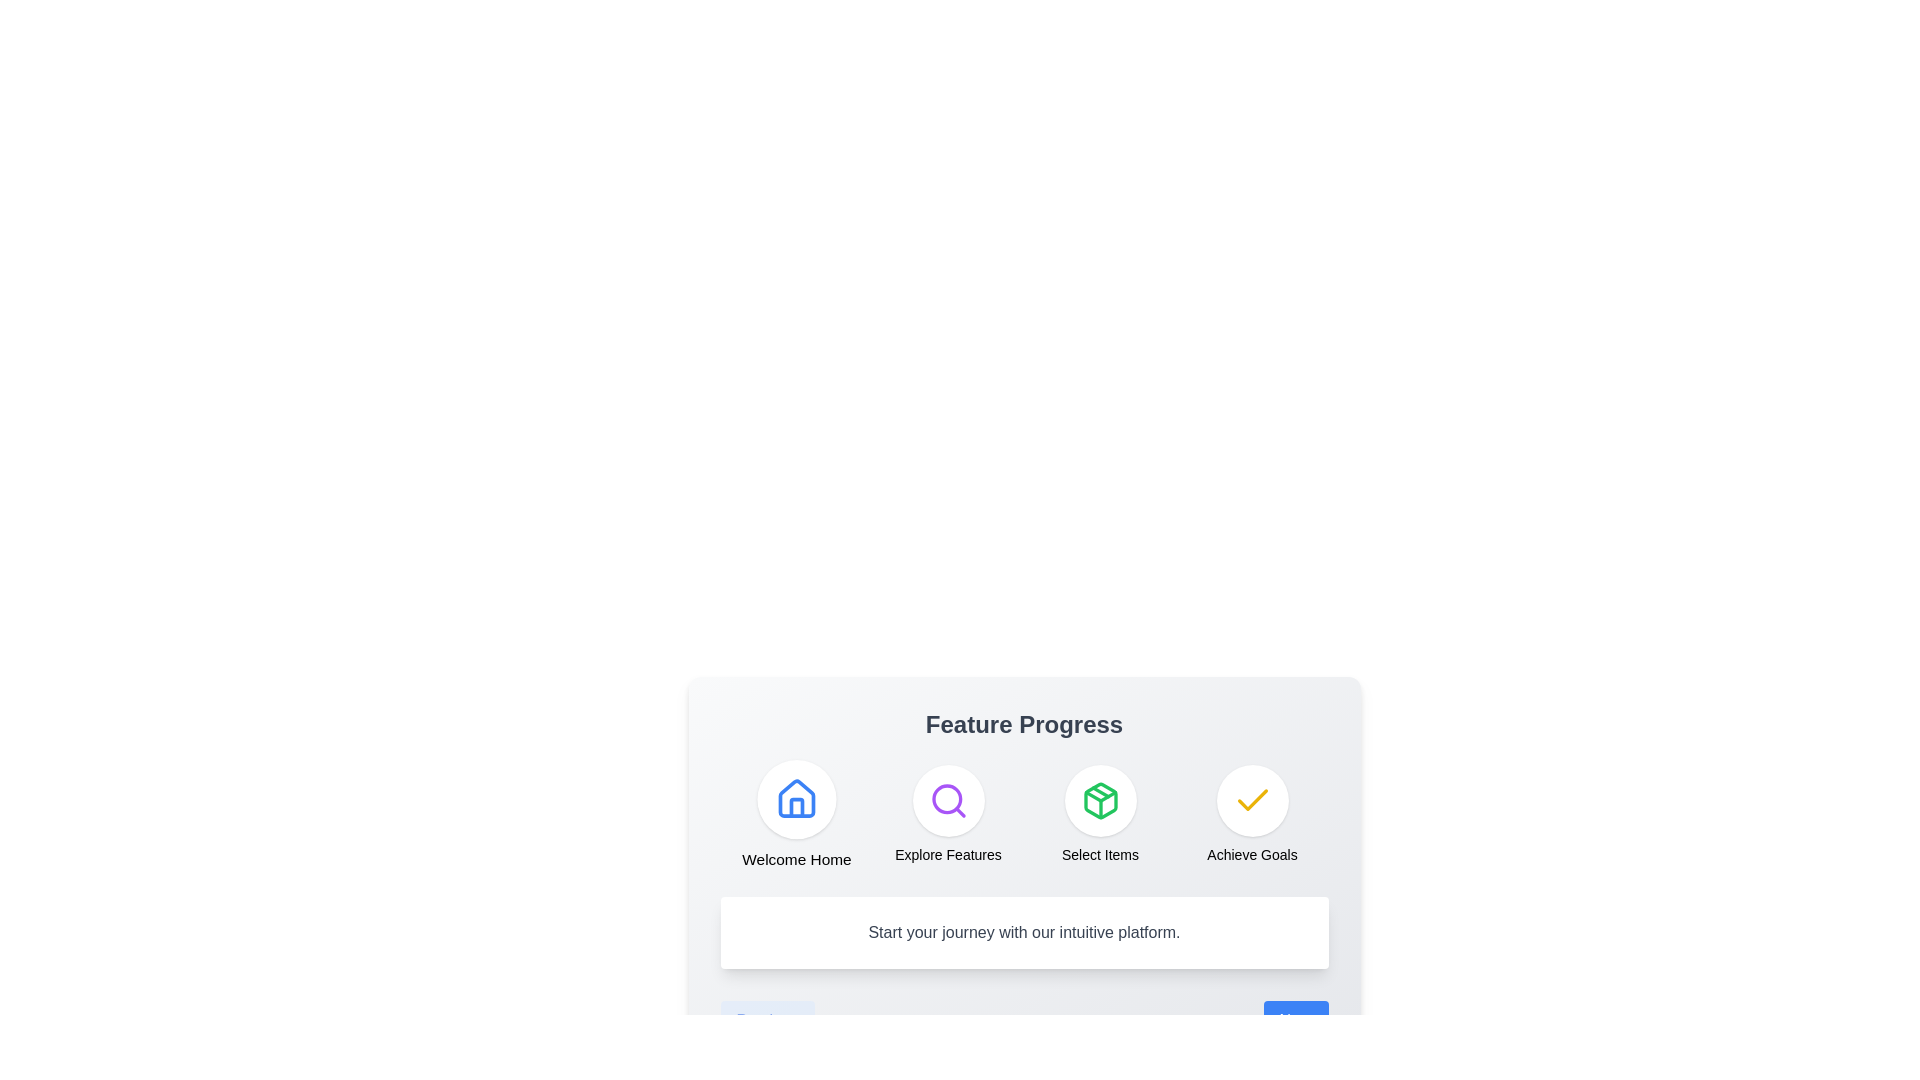 The width and height of the screenshot is (1920, 1080). I want to click on the Previous button to navigate through the steps, so click(766, 1021).